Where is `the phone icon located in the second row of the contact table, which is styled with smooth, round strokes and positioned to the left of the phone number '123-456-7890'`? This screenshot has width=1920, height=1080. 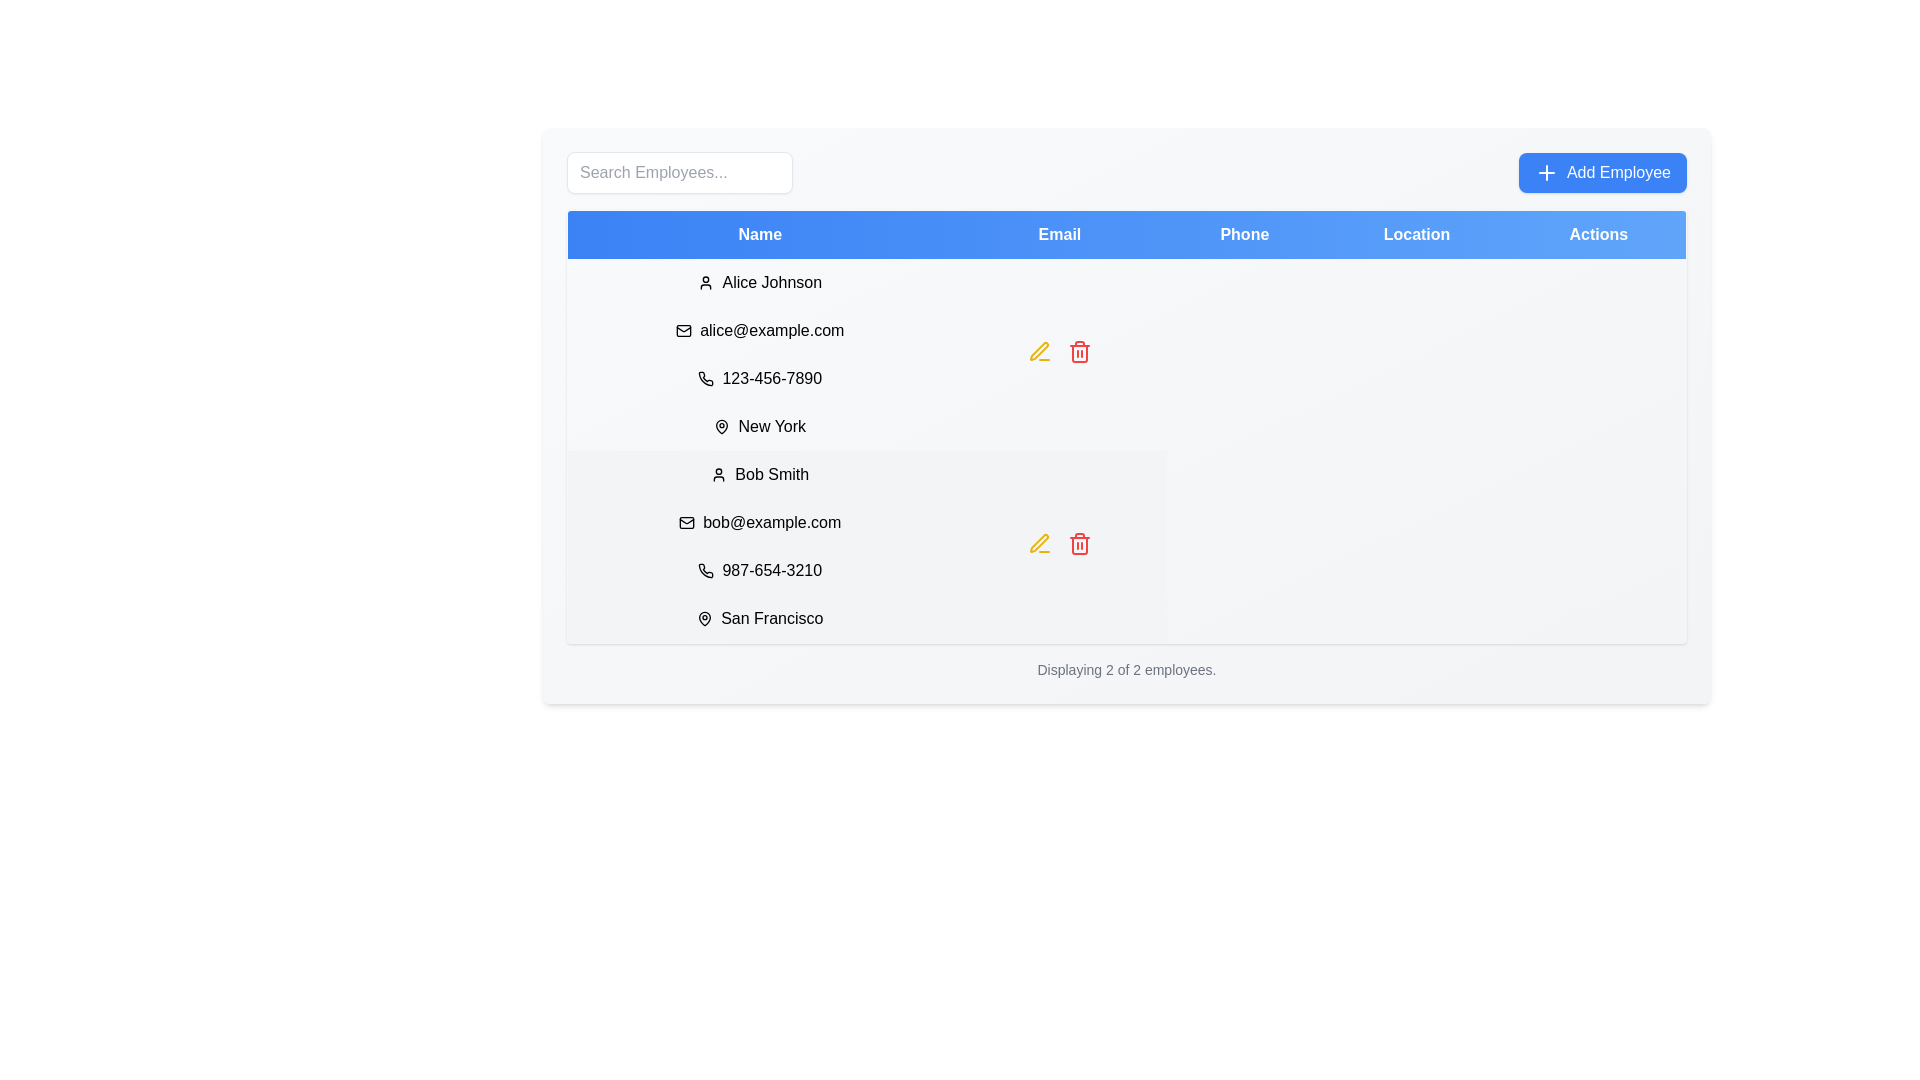
the phone icon located in the second row of the contact table, which is styled with smooth, round strokes and positioned to the left of the phone number '123-456-7890' is located at coordinates (706, 378).